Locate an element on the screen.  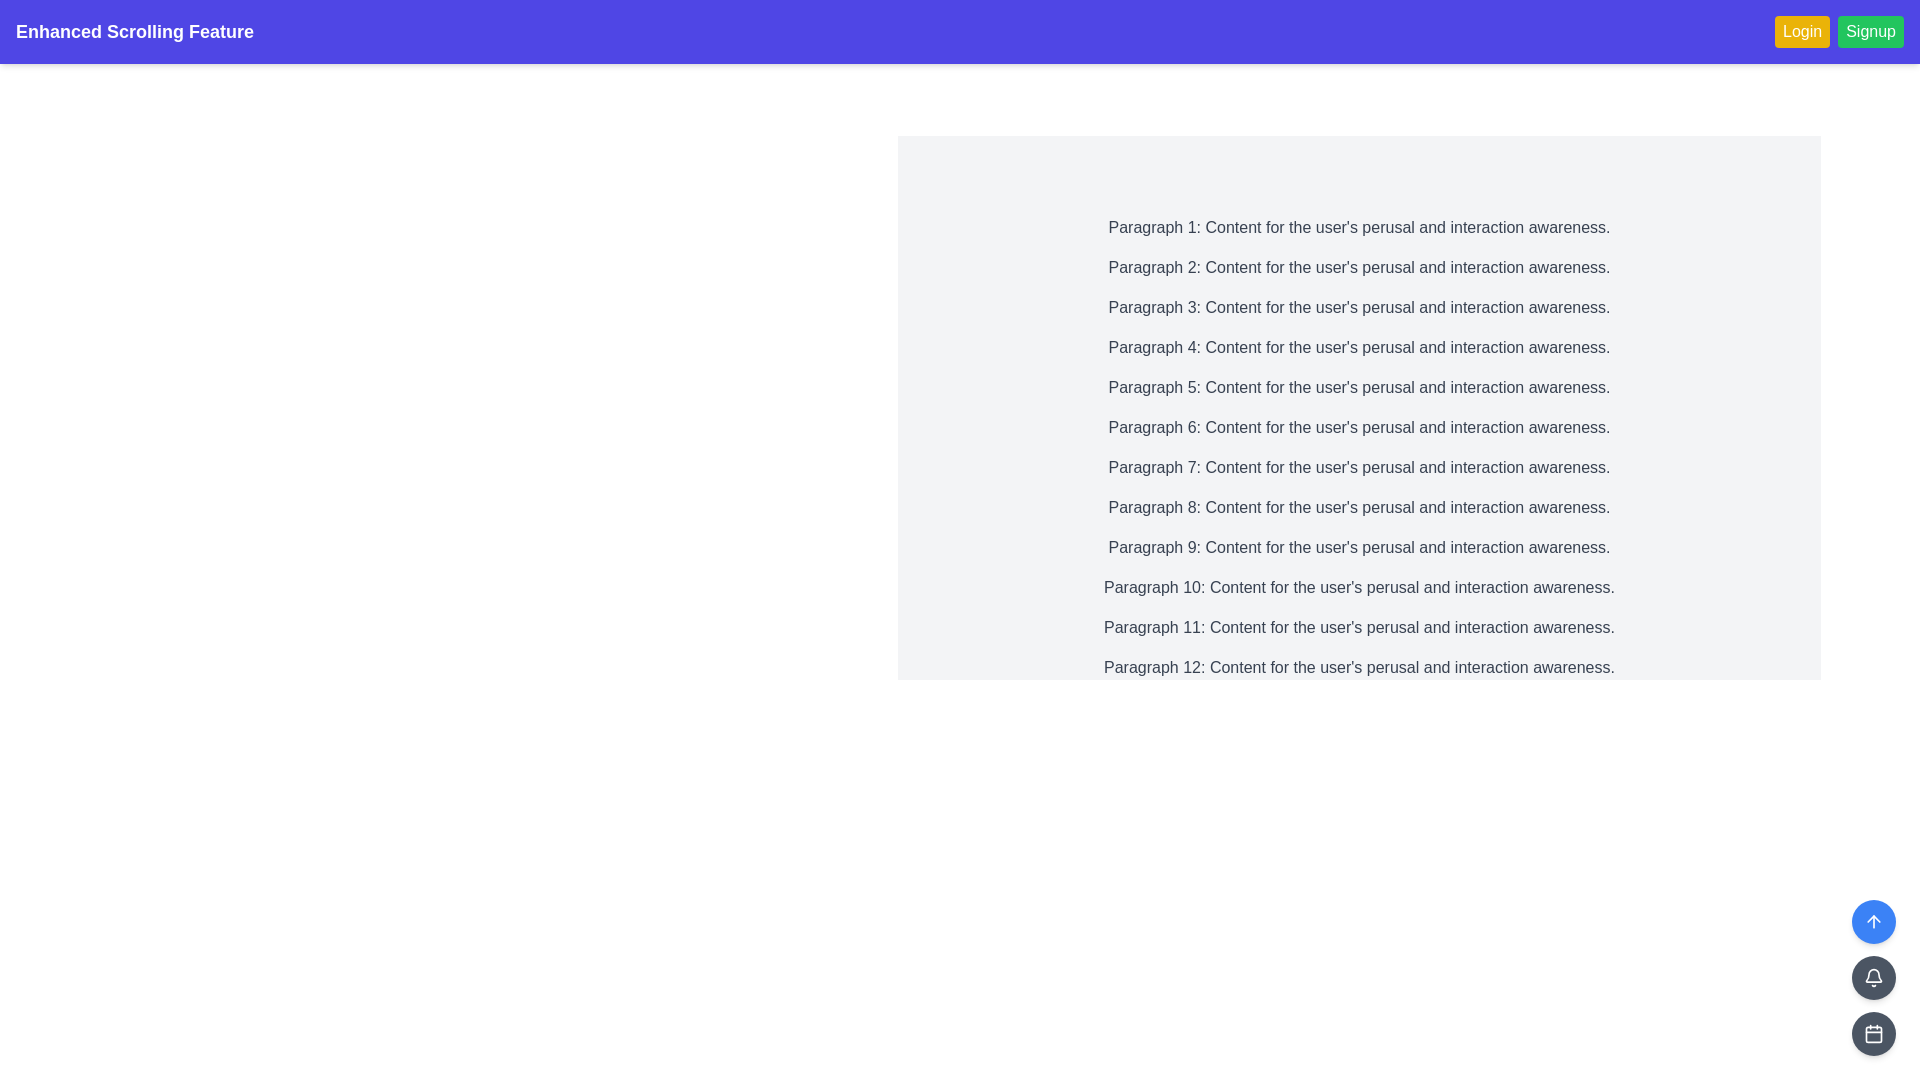
the green 'Signup' button with rounded corners located in the top-right corner of the navigation bar to initiate the signup process is located at coordinates (1870, 31).